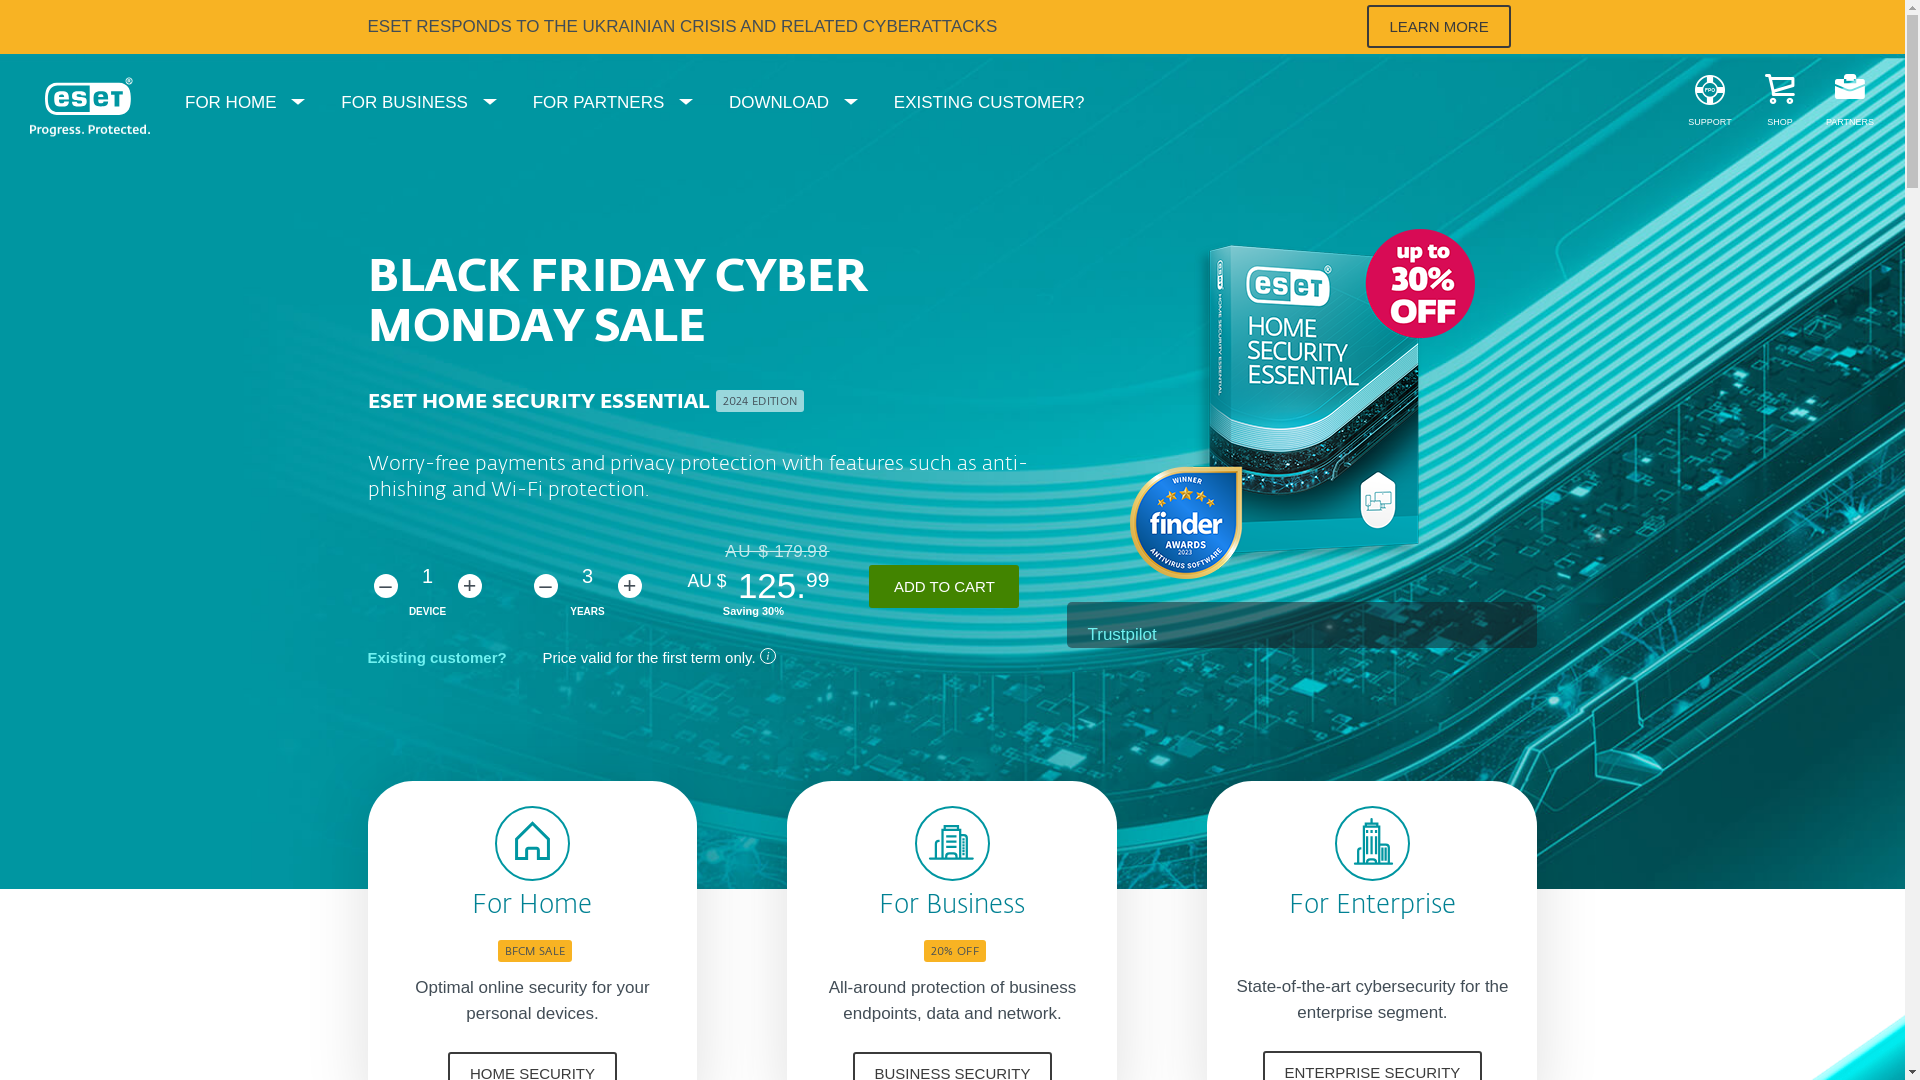  Describe the element at coordinates (470, 906) in the screenshot. I see `'For Home'` at that location.